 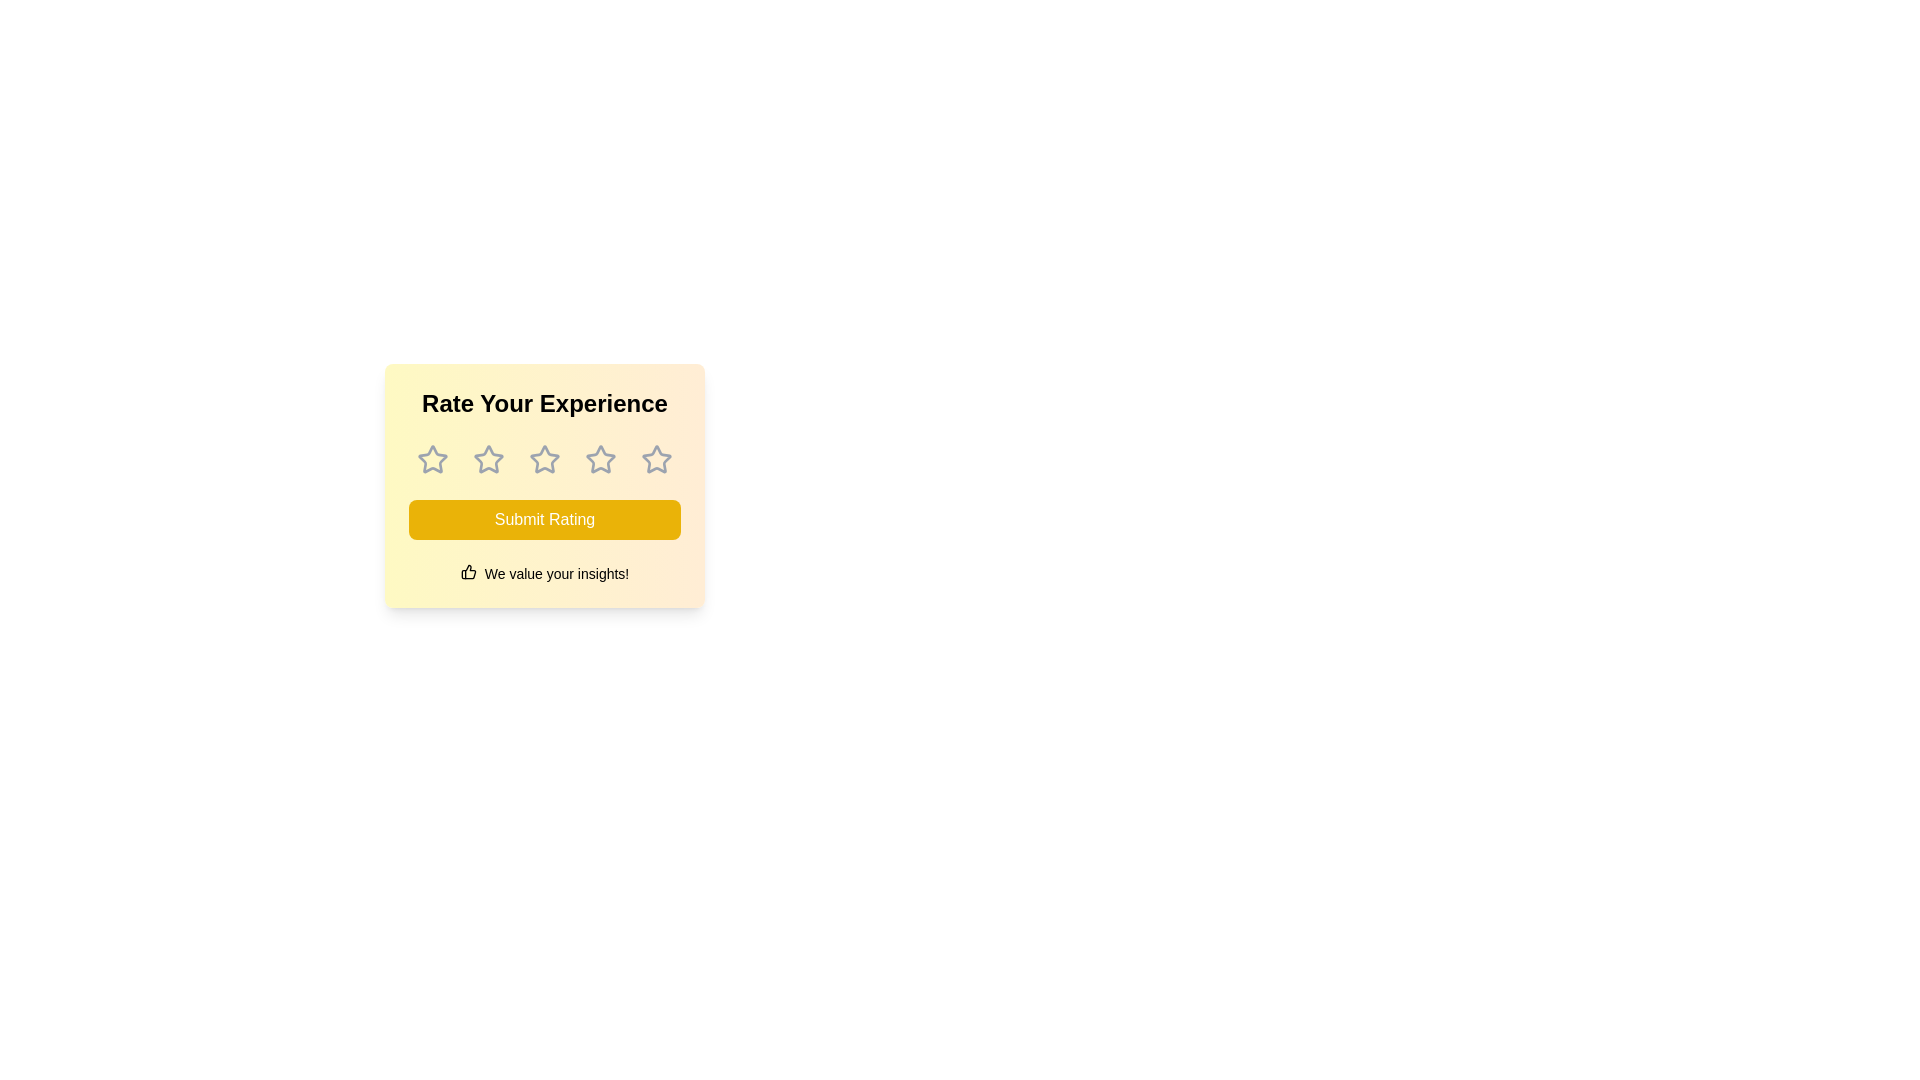 What do you see at coordinates (431, 459) in the screenshot?
I see `the first hollow star icon used for rating purposes` at bounding box center [431, 459].